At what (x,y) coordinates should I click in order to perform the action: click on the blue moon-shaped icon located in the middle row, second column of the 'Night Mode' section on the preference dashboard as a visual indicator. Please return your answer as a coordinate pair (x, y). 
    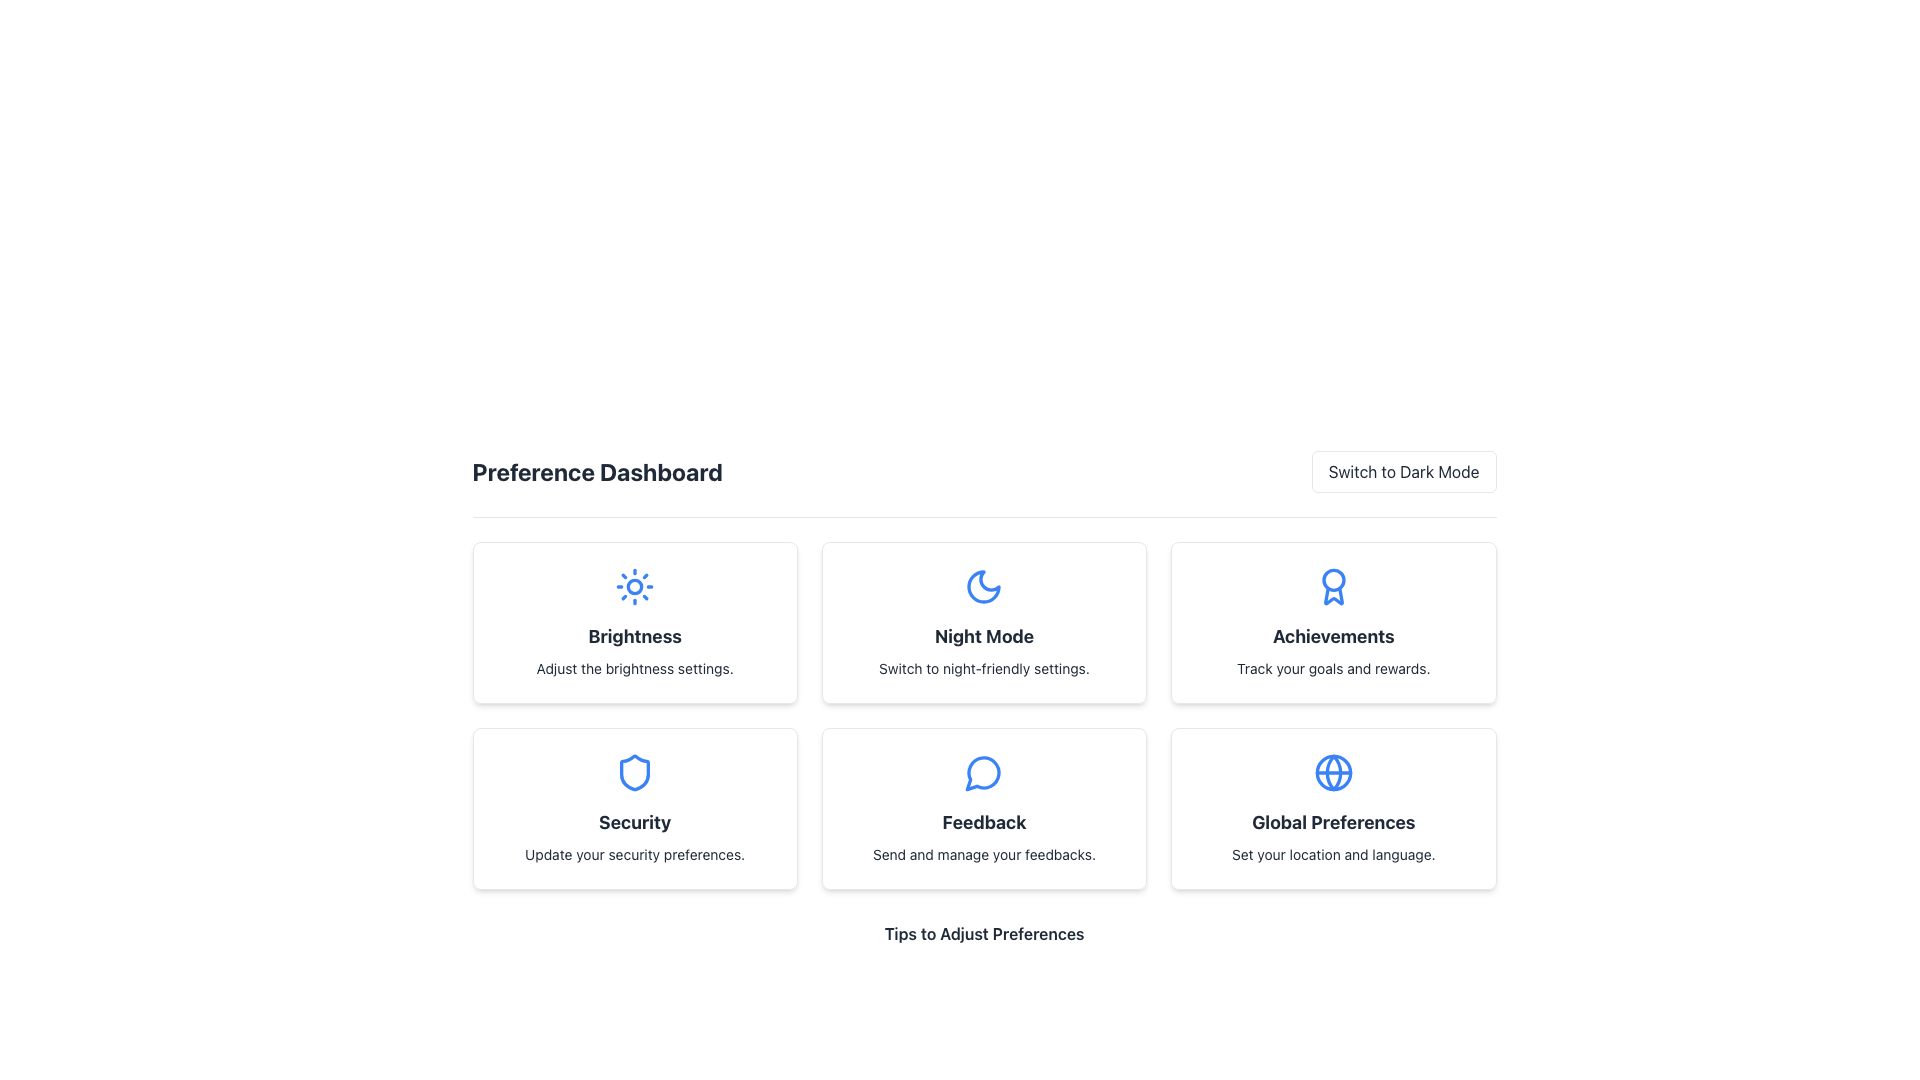
    Looking at the image, I should click on (984, 585).